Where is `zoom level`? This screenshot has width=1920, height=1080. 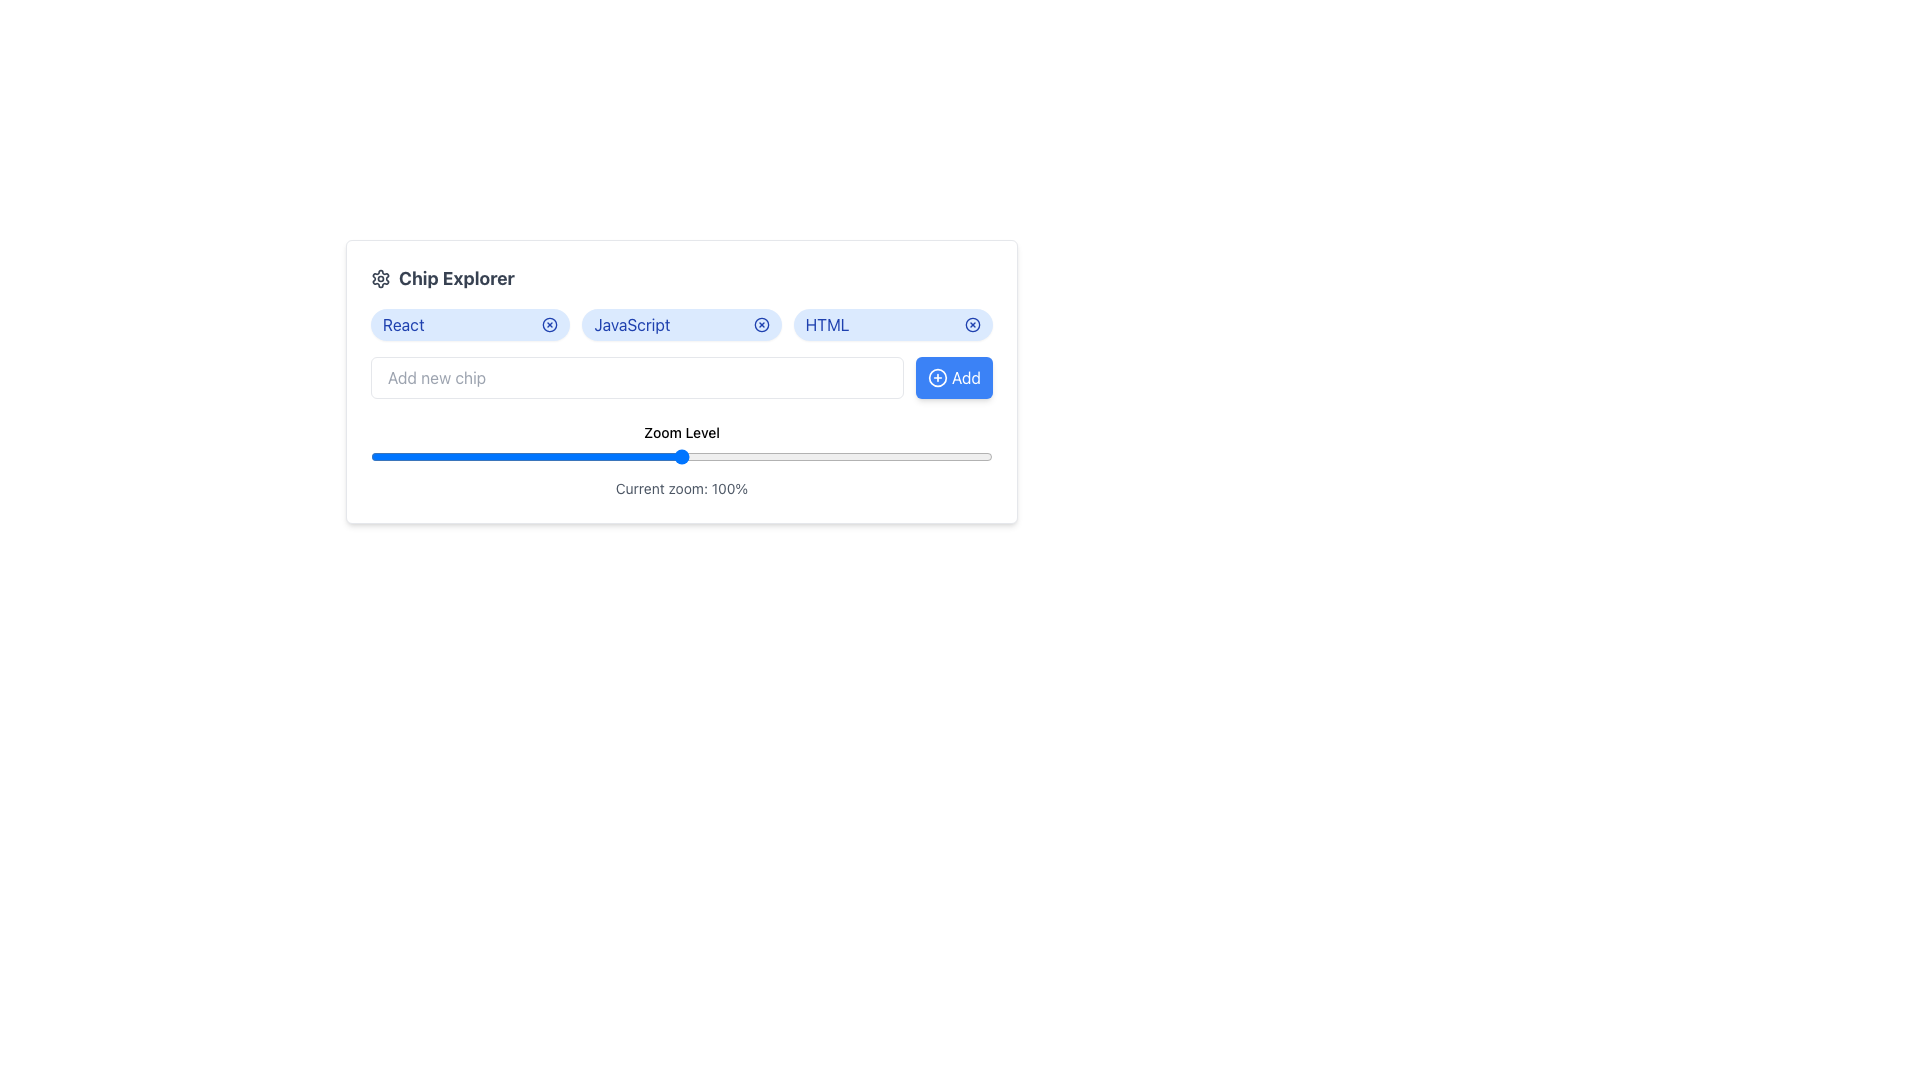 zoom level is located at coordinates (444, 456).